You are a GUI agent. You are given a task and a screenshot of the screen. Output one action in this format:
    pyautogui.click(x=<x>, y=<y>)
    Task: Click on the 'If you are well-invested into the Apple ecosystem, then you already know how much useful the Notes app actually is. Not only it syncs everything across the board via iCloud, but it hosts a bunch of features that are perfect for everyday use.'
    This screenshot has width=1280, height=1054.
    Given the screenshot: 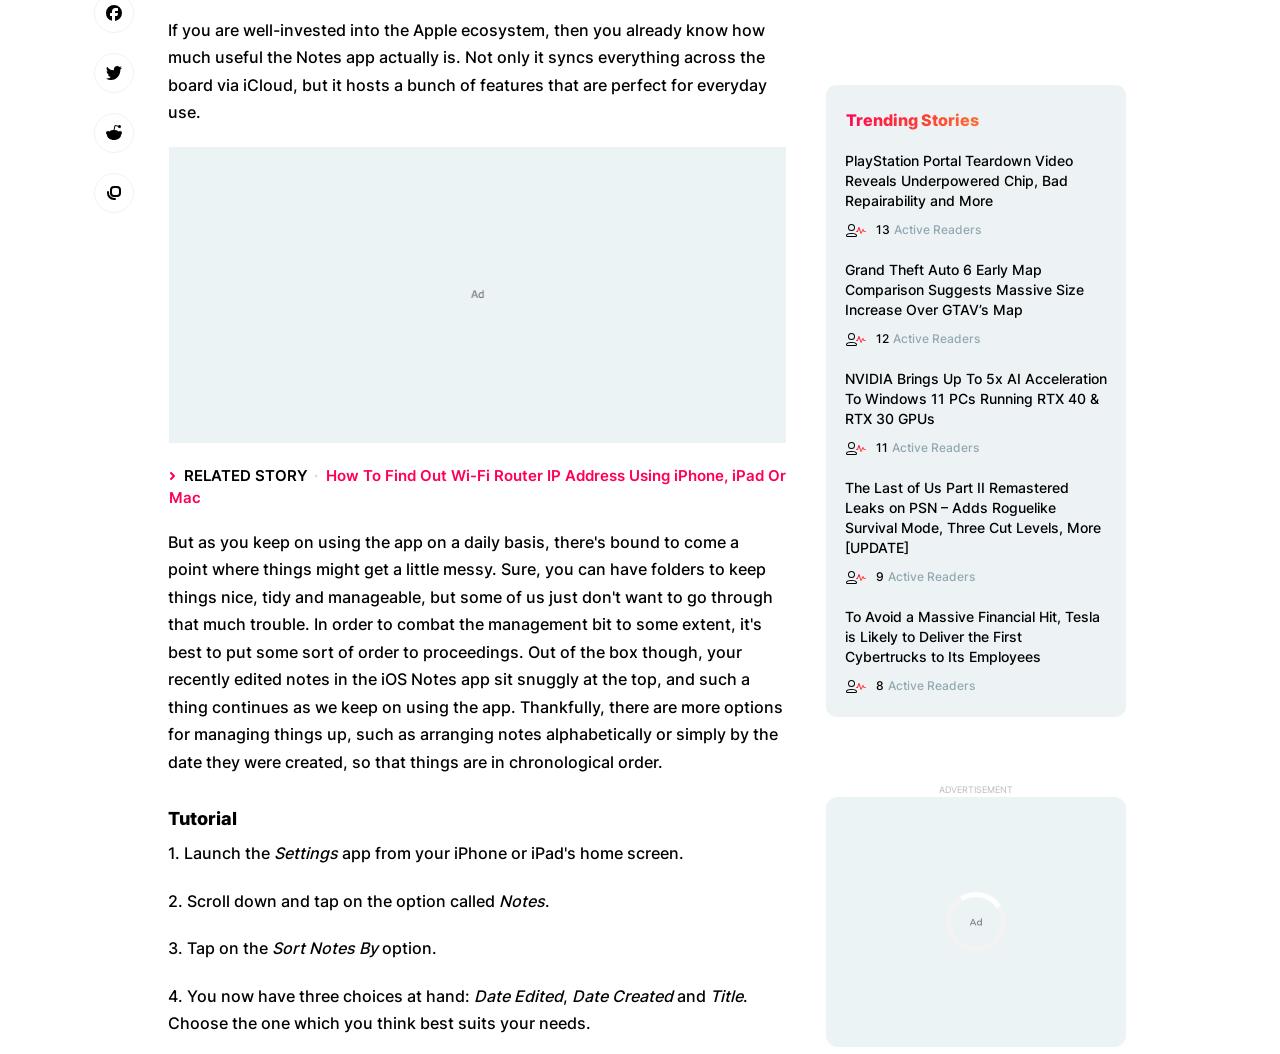 What is the action you would take?
    pyautogui.click(x=168, y=69)
    